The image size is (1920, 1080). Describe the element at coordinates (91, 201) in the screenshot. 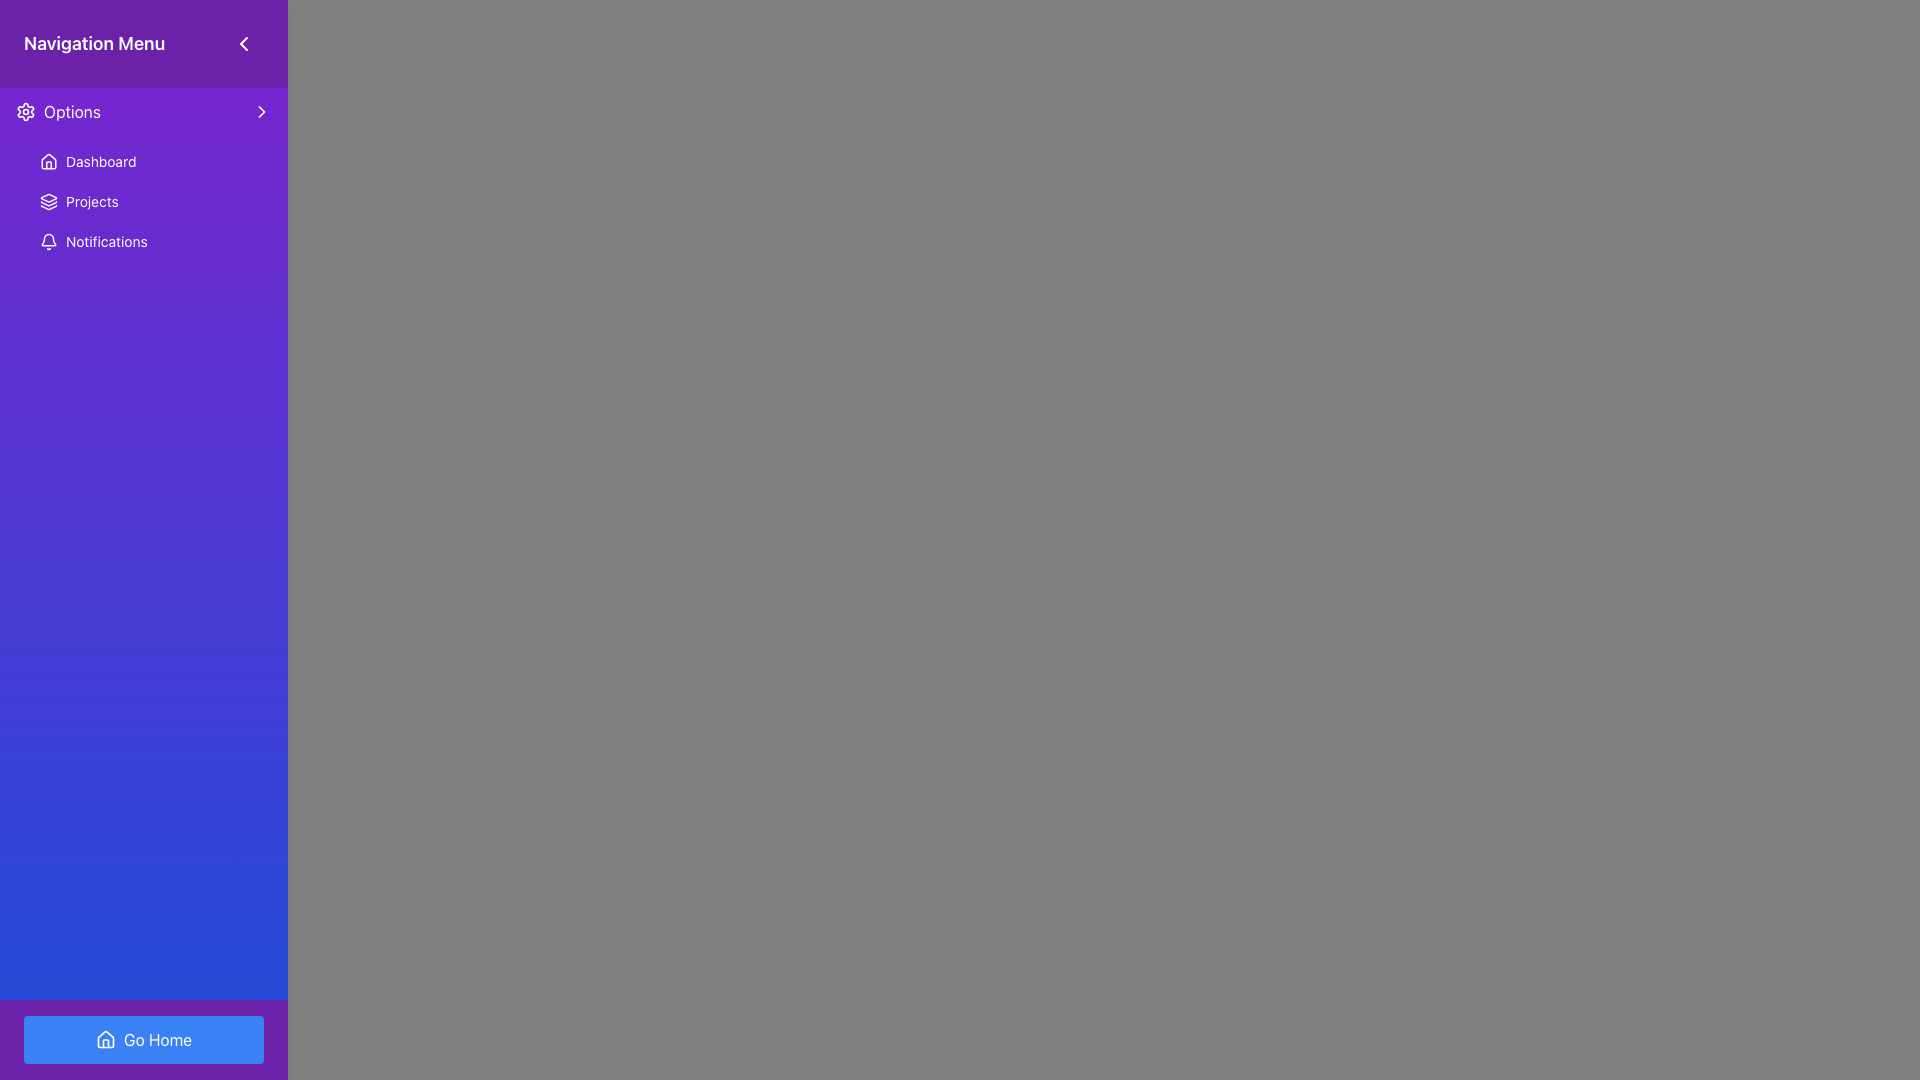

I see `the 'Projects' navigational item located in the left navigation menu, specifically the second item under the 'Options' title` at that location.